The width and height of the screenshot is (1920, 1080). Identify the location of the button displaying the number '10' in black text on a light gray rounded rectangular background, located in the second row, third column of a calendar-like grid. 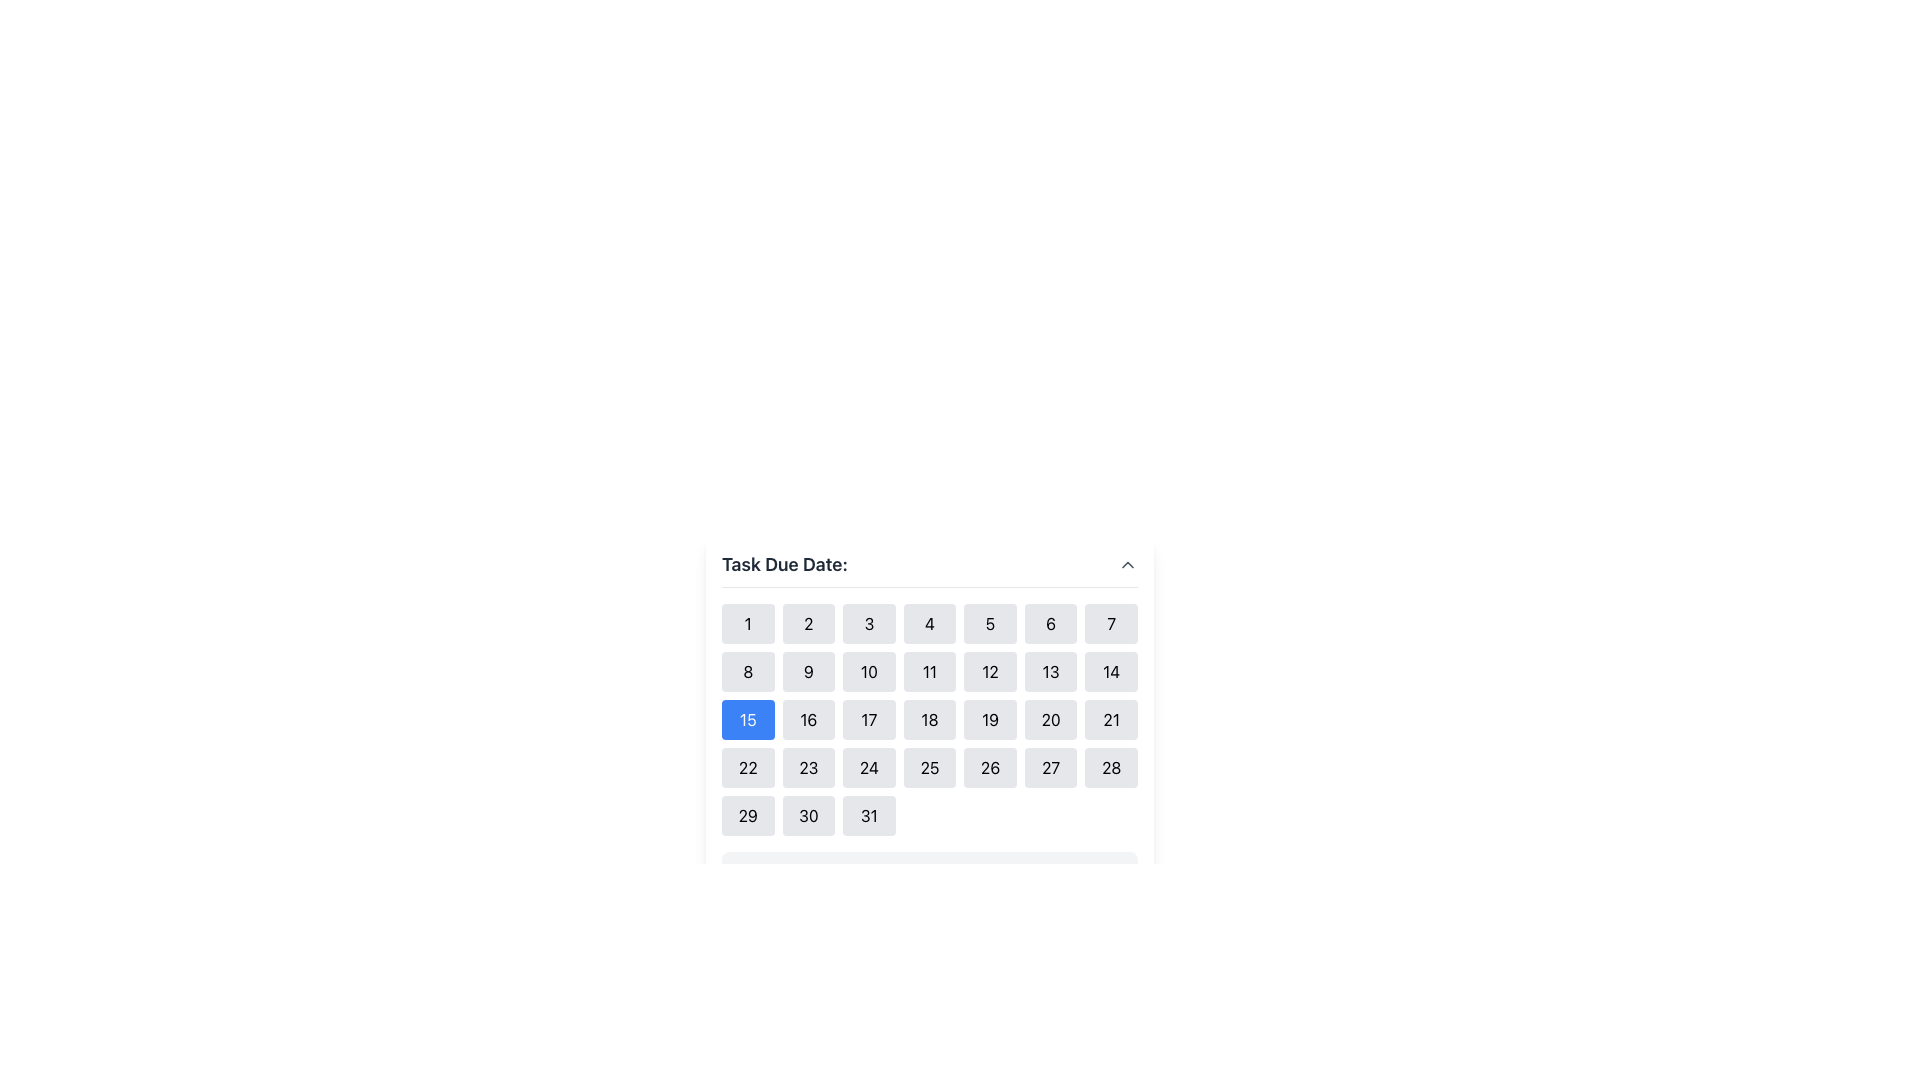
(869, 671).